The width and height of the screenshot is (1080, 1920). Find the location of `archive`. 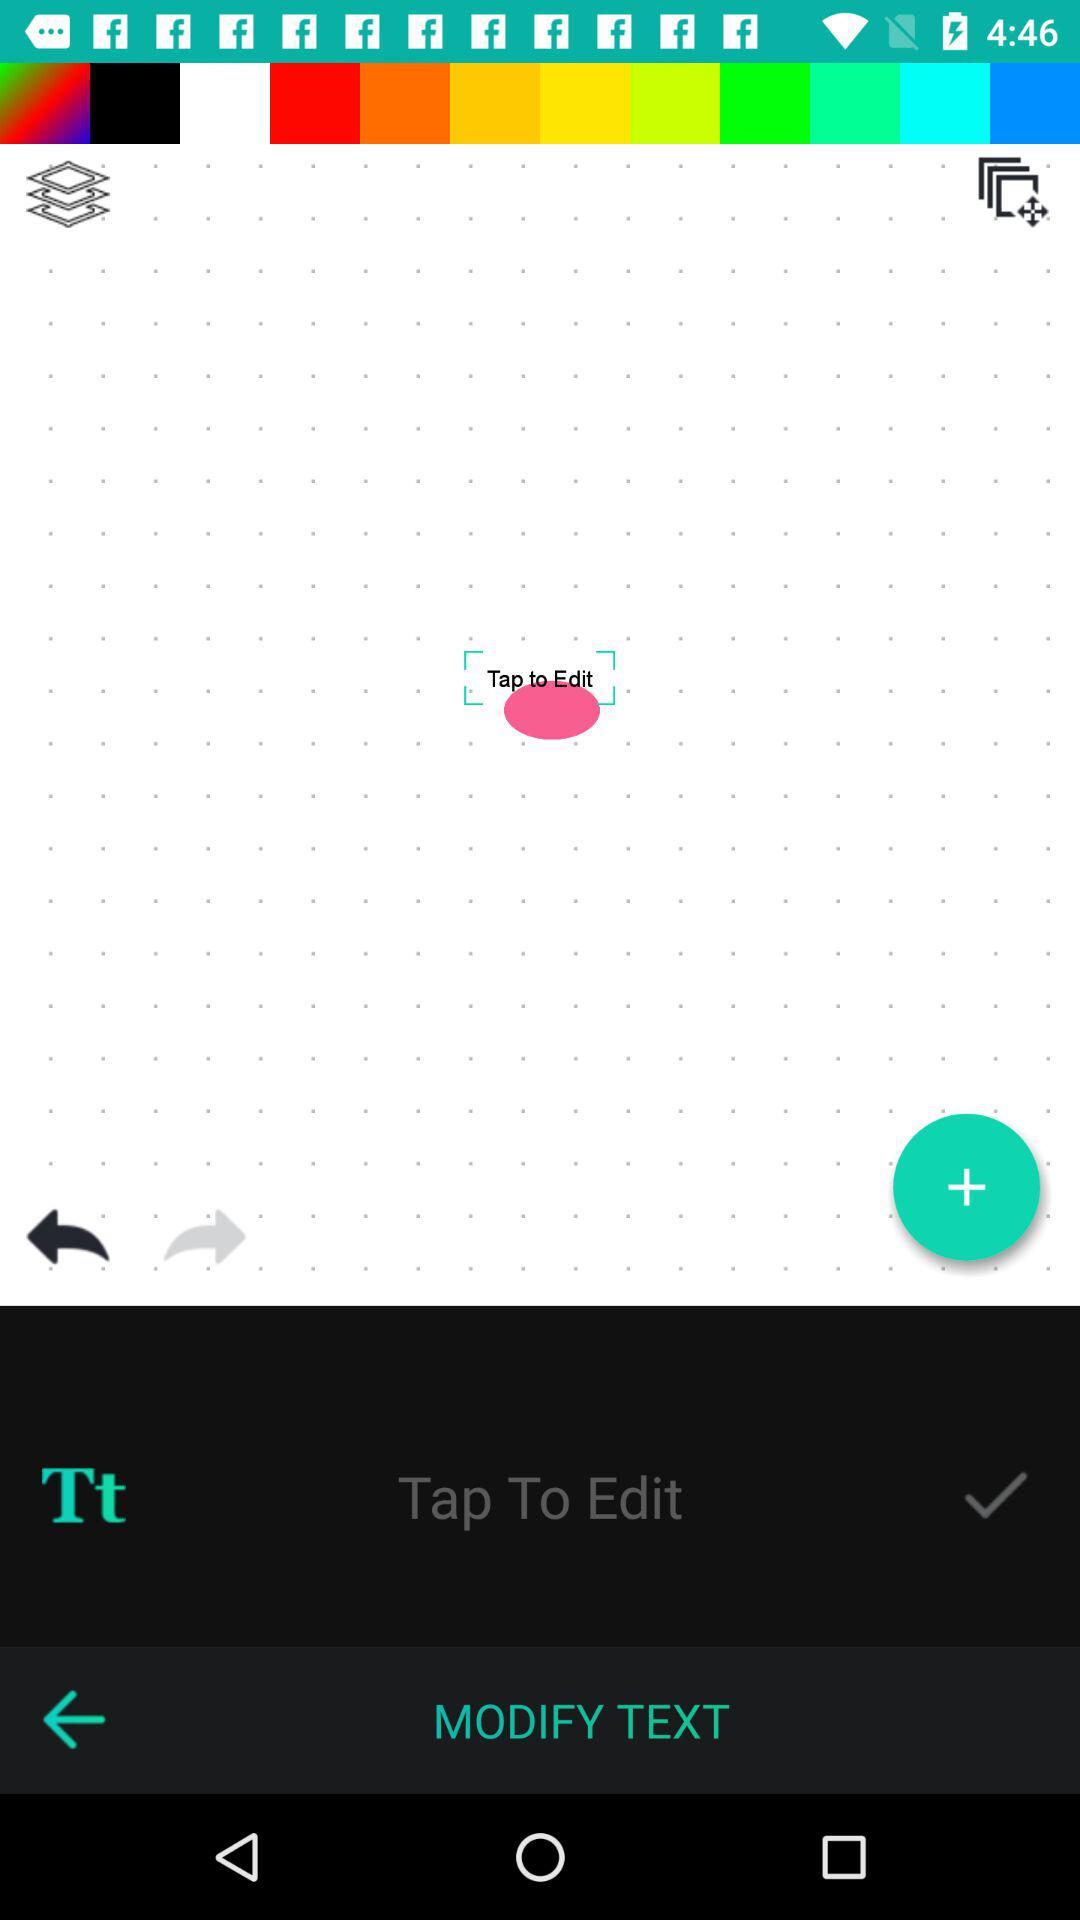

archive is located at coordinates (1013, 192).